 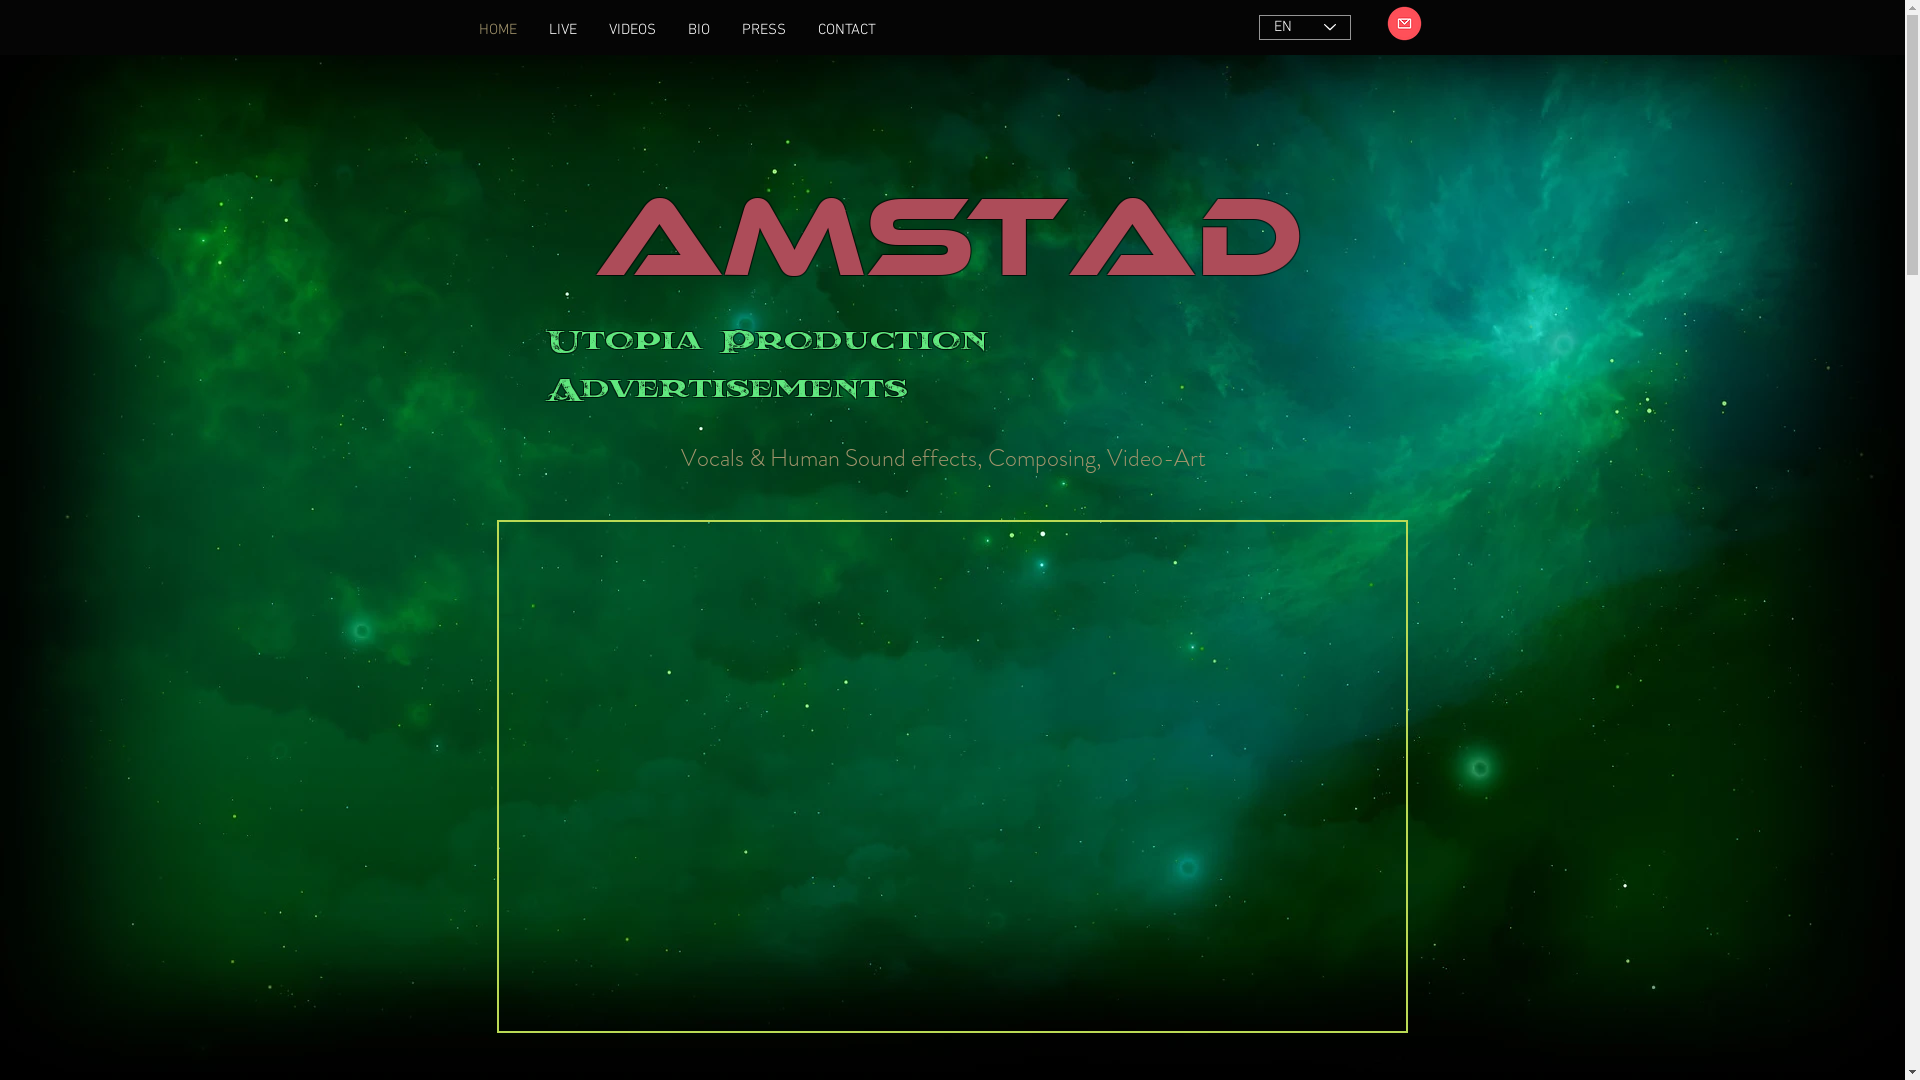 I want to click on 'Amstad', so click(x=593, y=213).